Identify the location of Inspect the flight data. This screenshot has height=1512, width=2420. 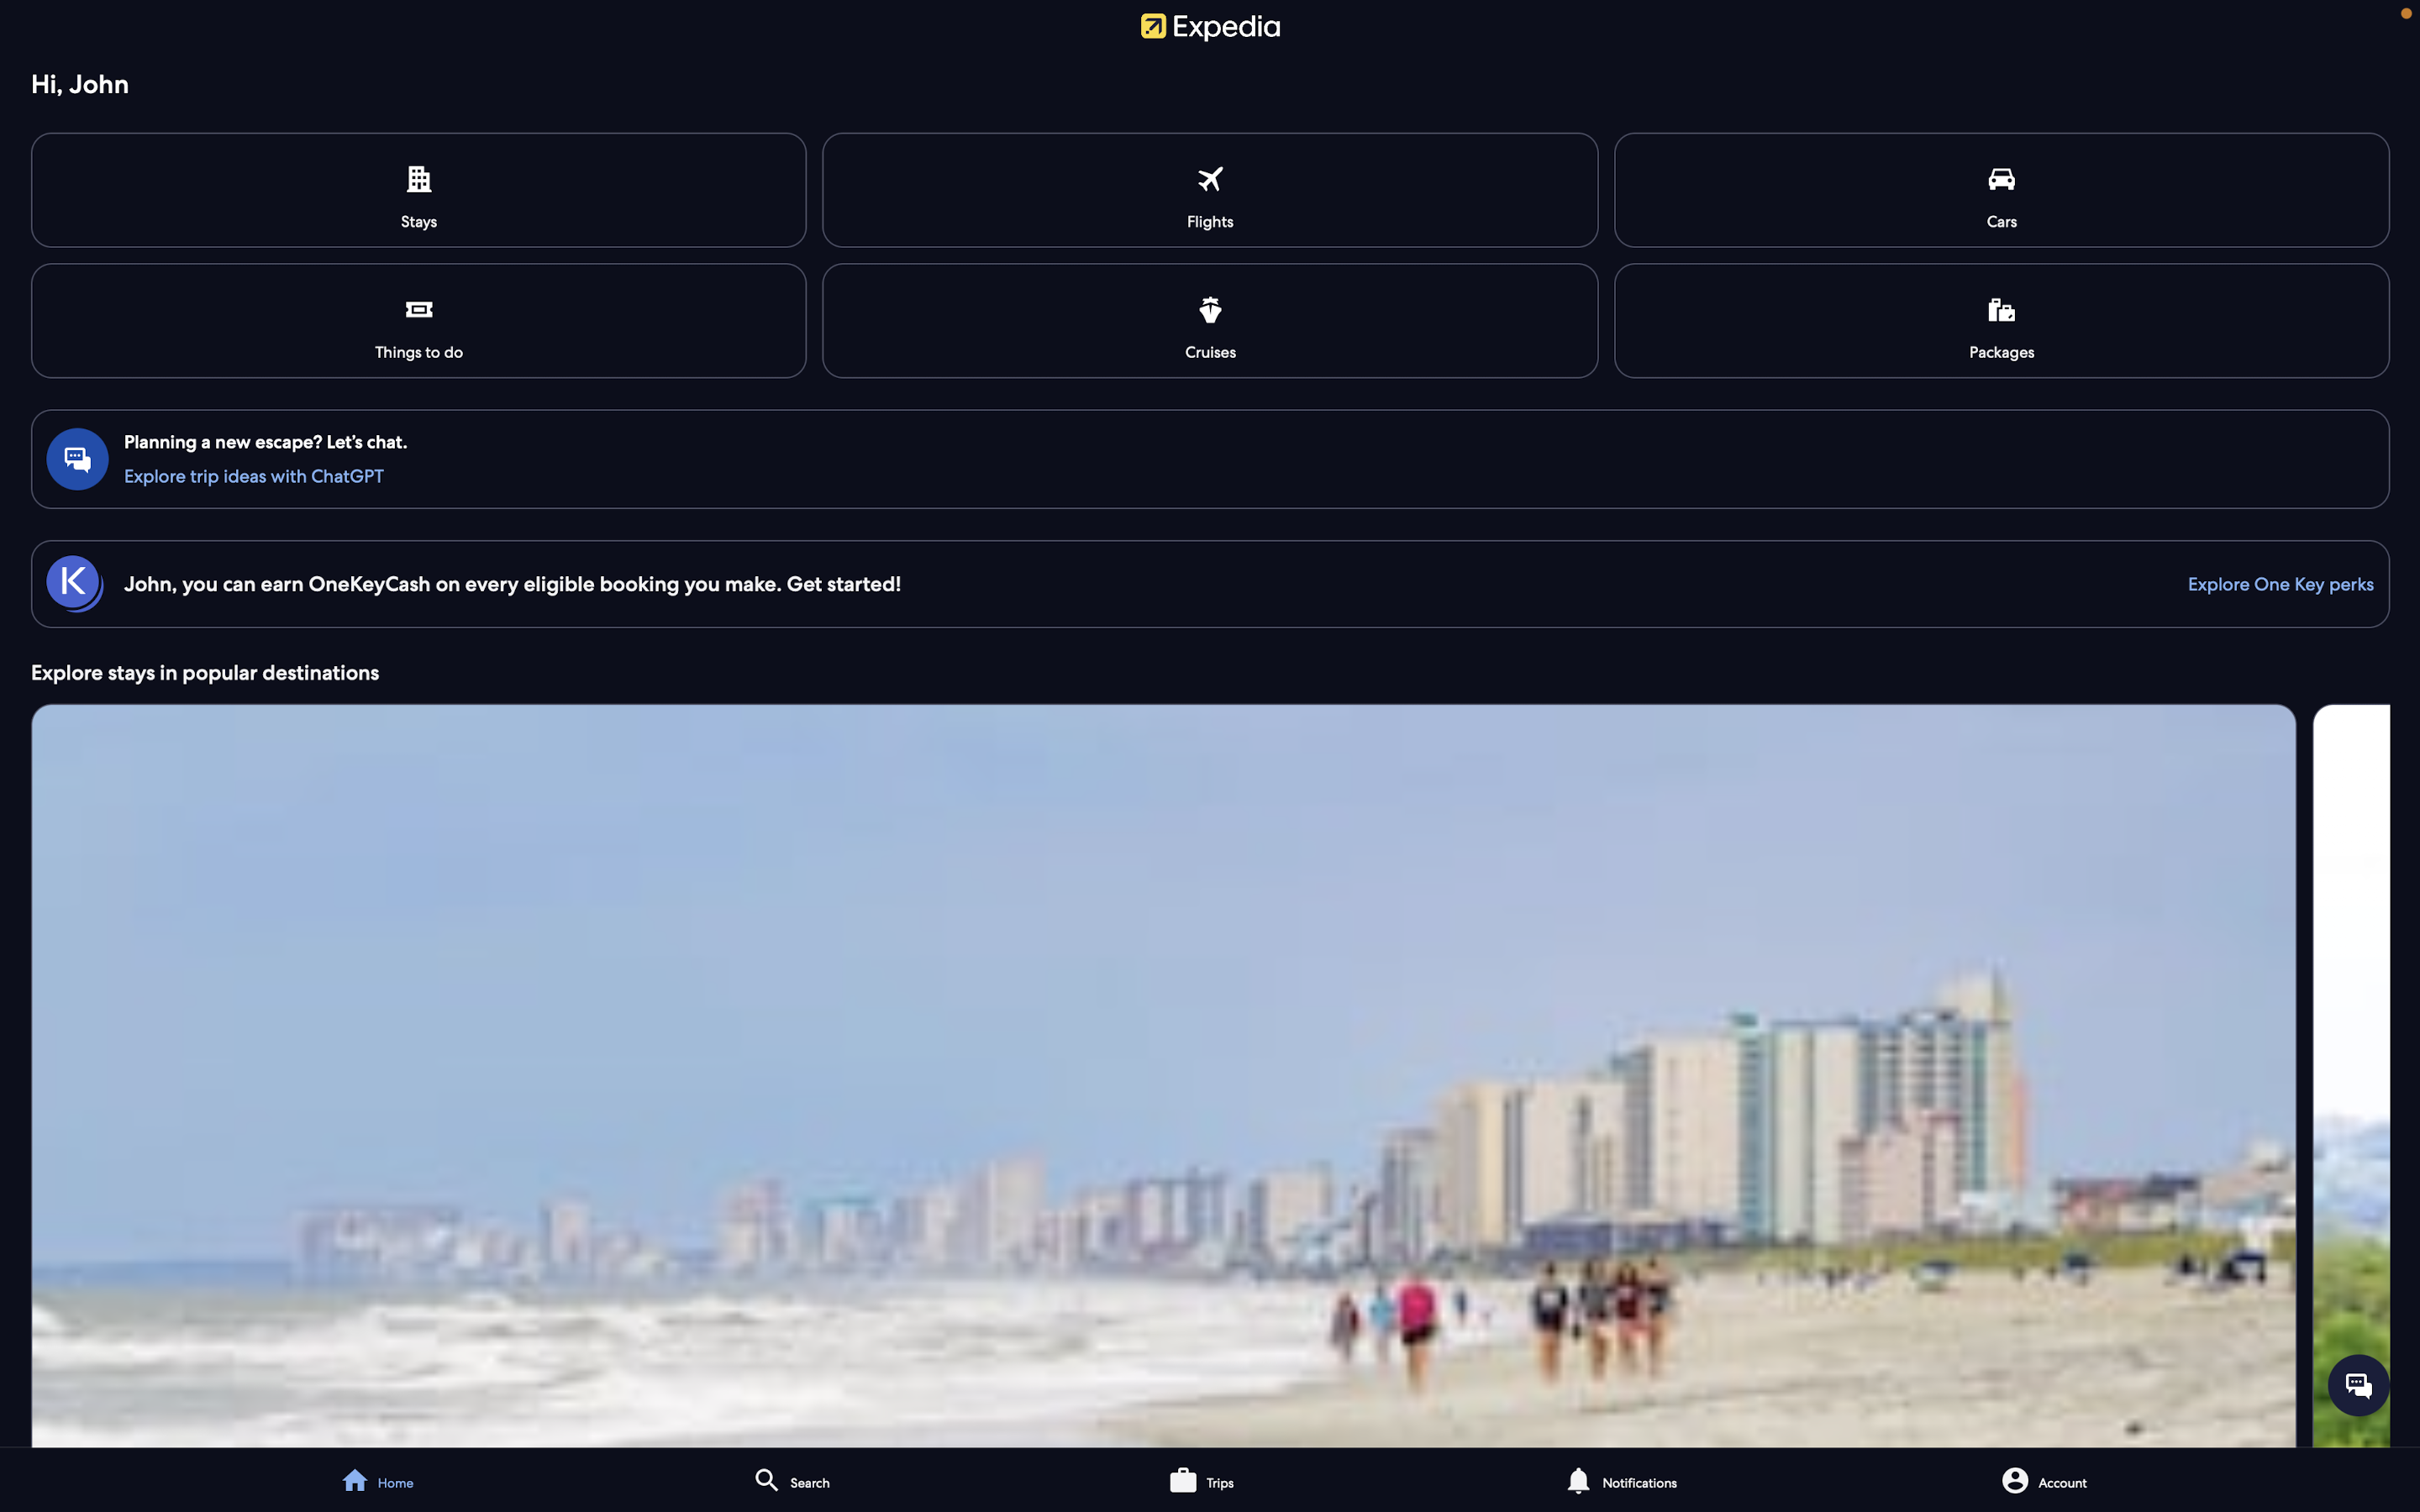
(1212, 190).